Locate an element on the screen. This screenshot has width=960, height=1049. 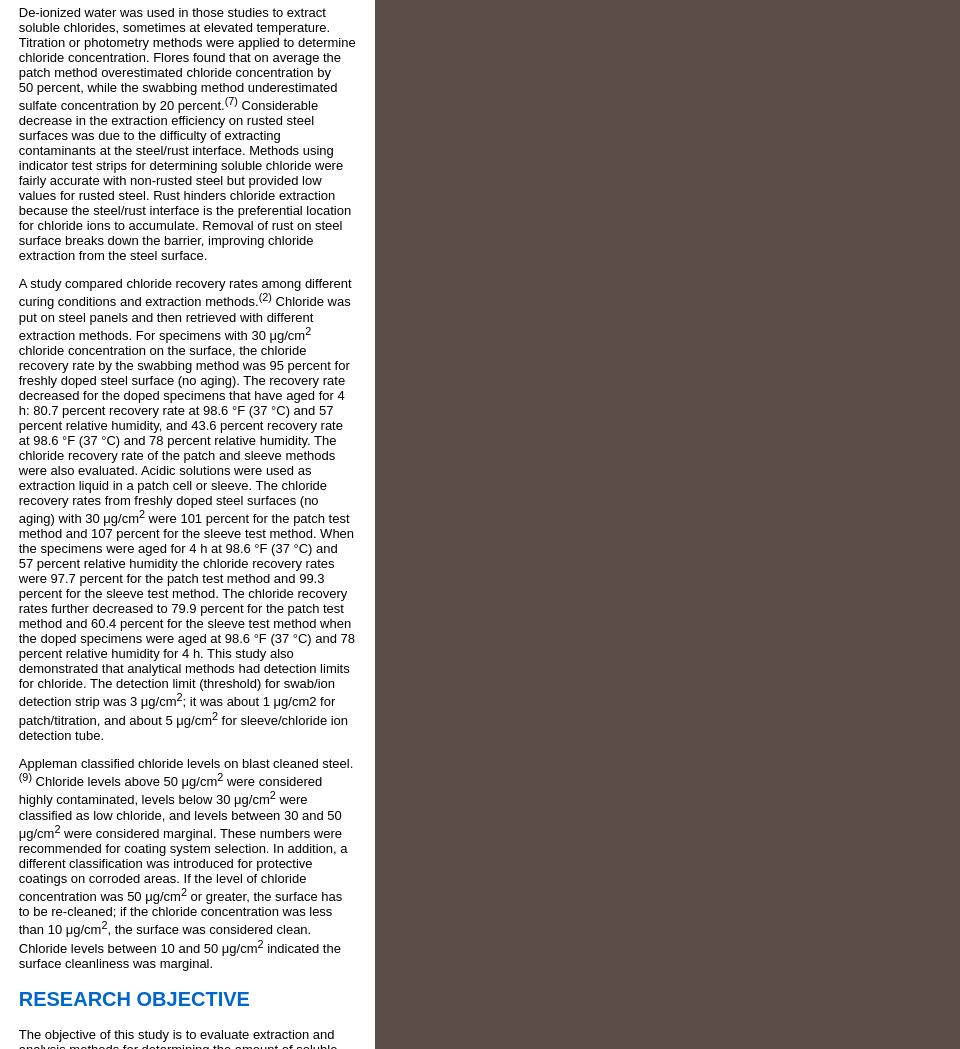
'Chloride was put on  steel panels and then retrieved with different extraction methods. For  specimens with 30 μg/cm' is located at coordinates (184, 318).